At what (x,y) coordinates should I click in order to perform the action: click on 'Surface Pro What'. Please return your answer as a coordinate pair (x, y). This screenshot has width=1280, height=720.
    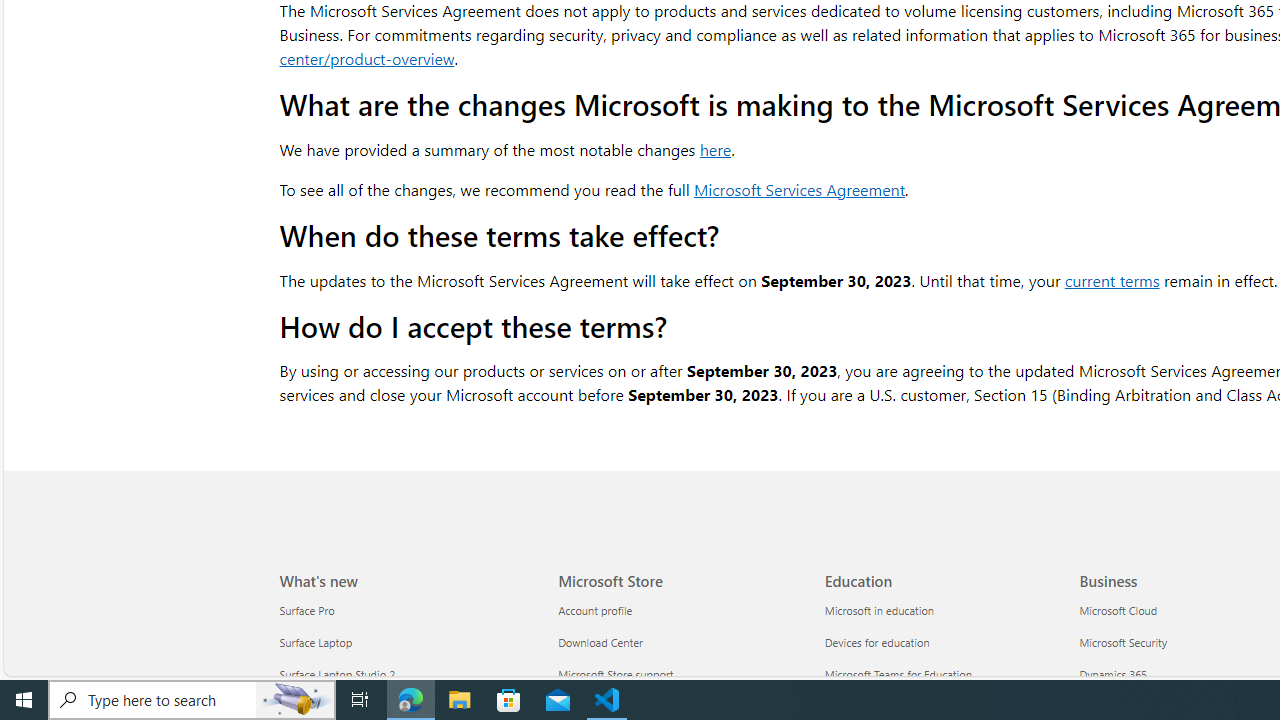
    Looking at the image, I should click on (306, 610).